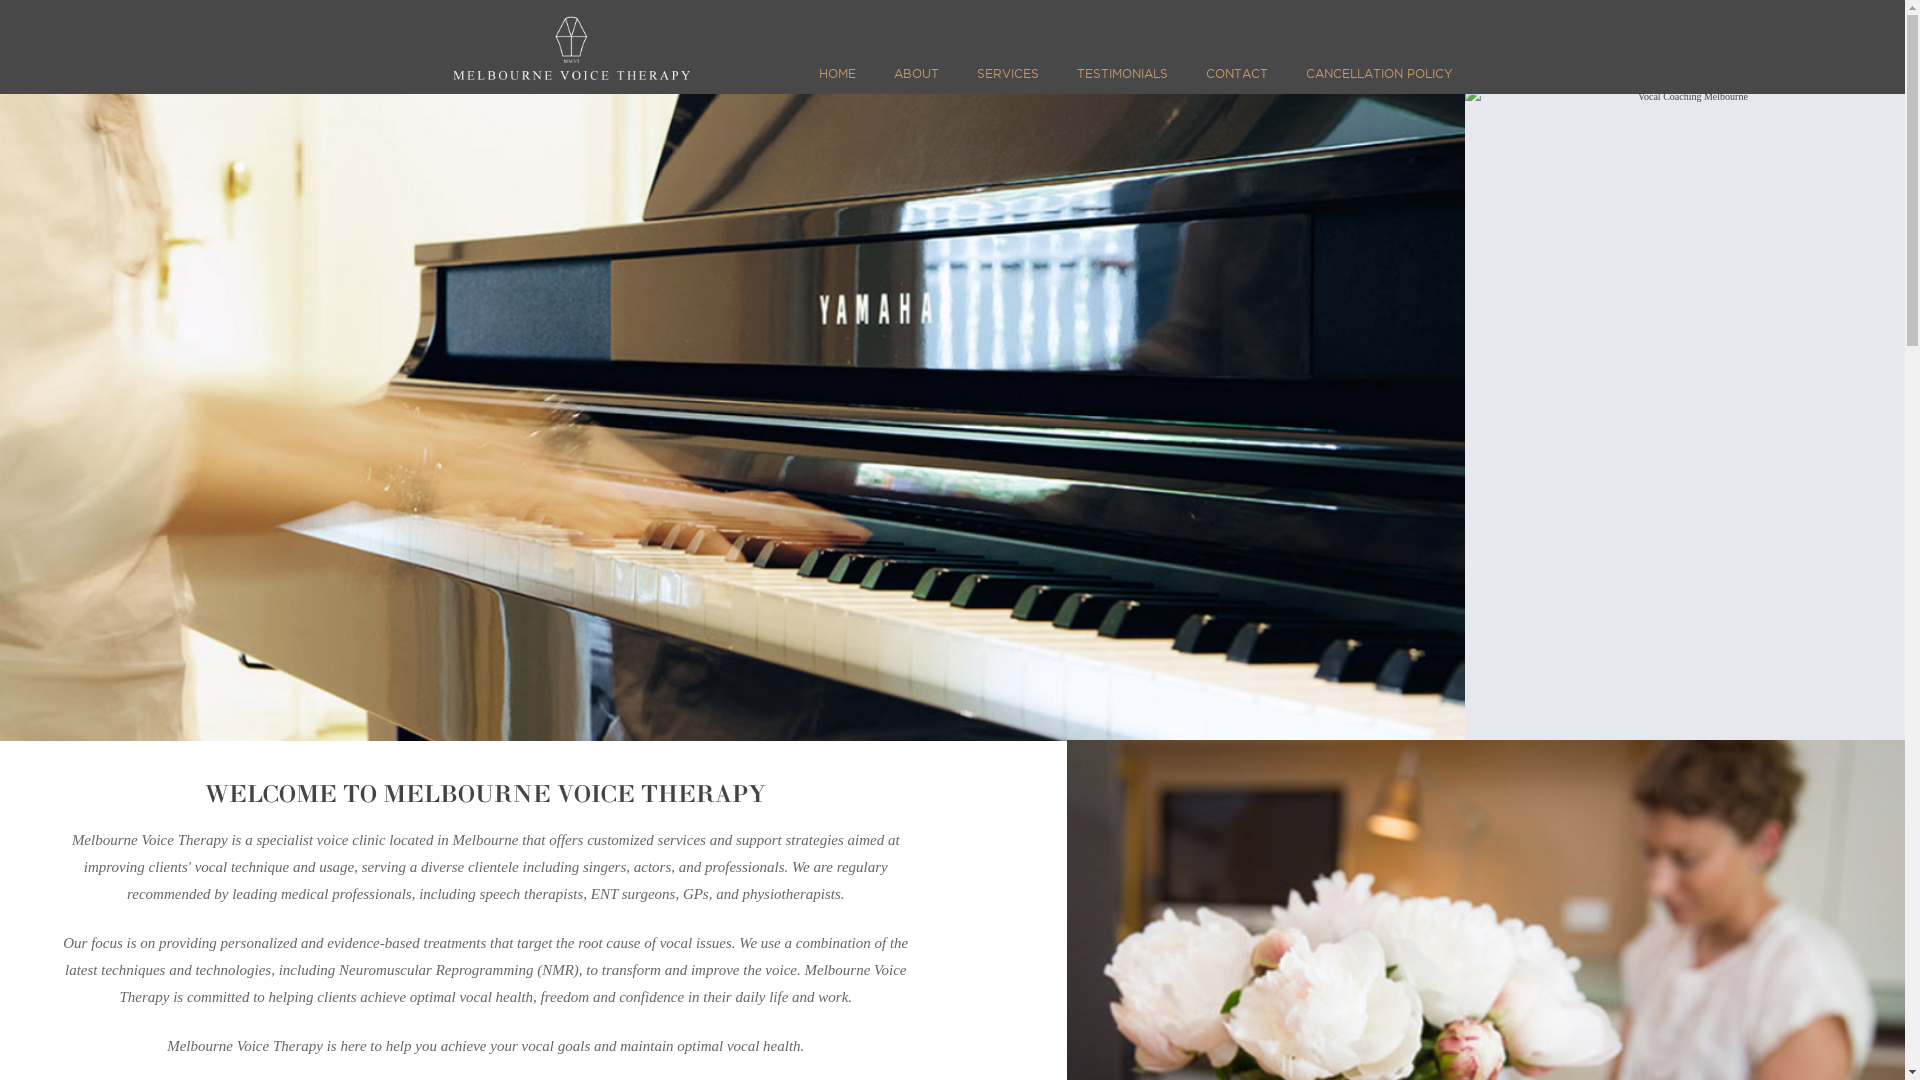  What do you see at coordinates (1121, 80) in the screenshot?
I see `'TESTIMONIALS'` at bounding box center [1121, 80].